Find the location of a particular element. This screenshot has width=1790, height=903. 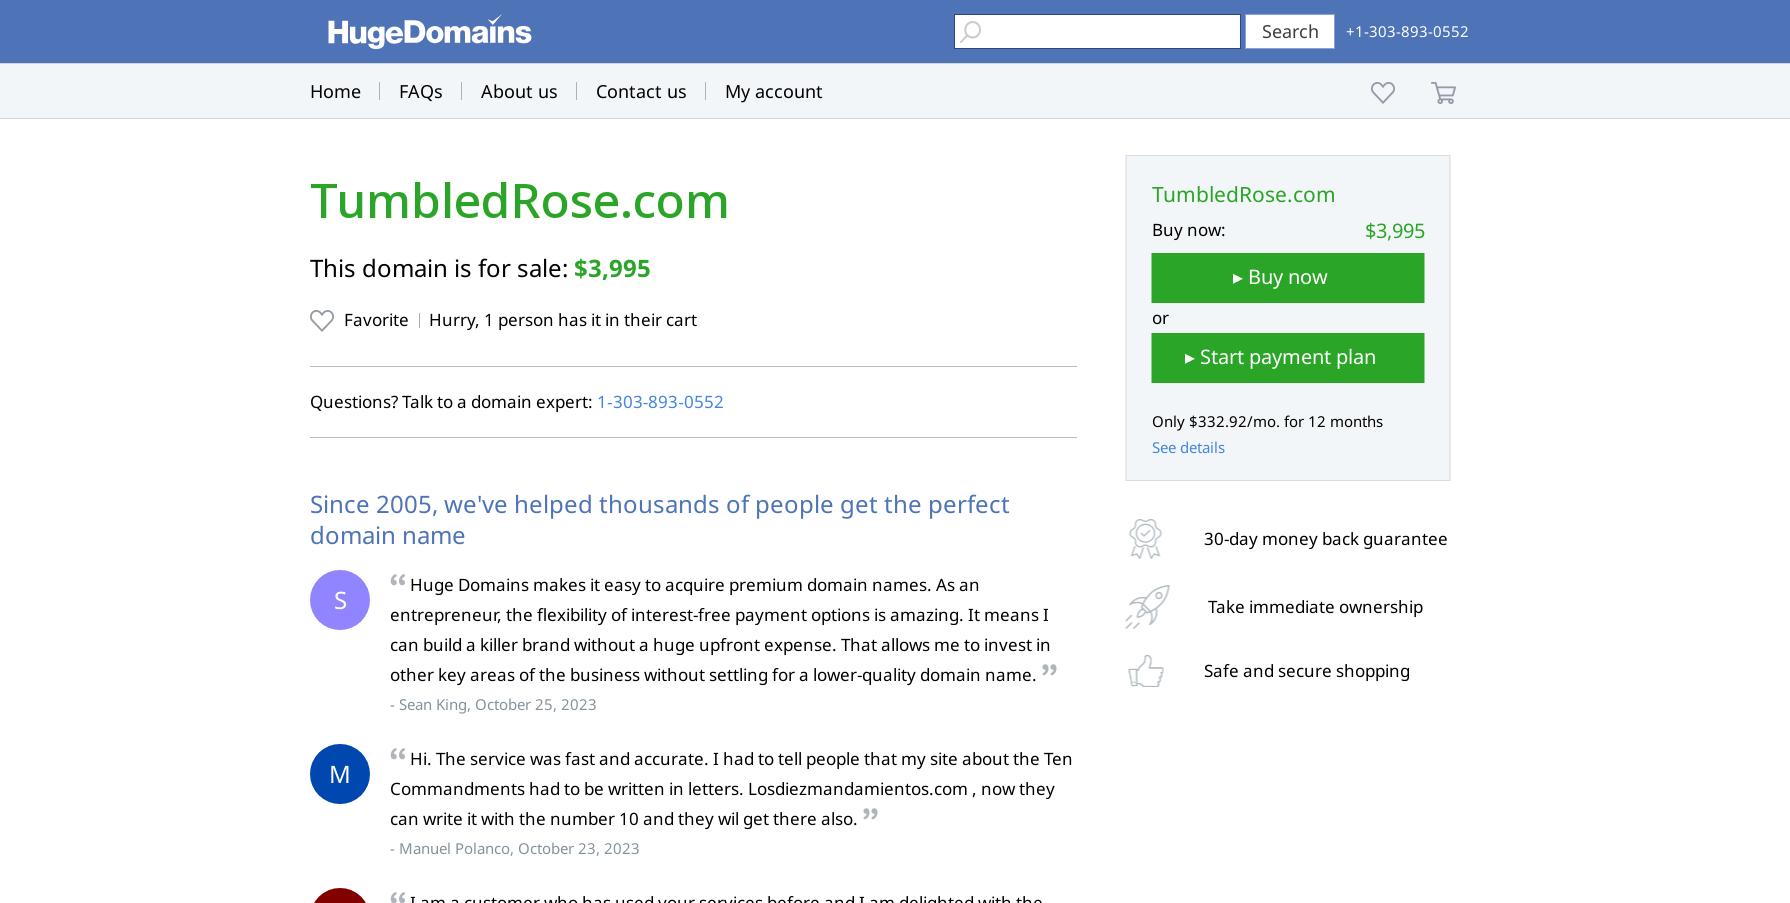

'TumbledRose.com' is located at coordinates (518, 200).